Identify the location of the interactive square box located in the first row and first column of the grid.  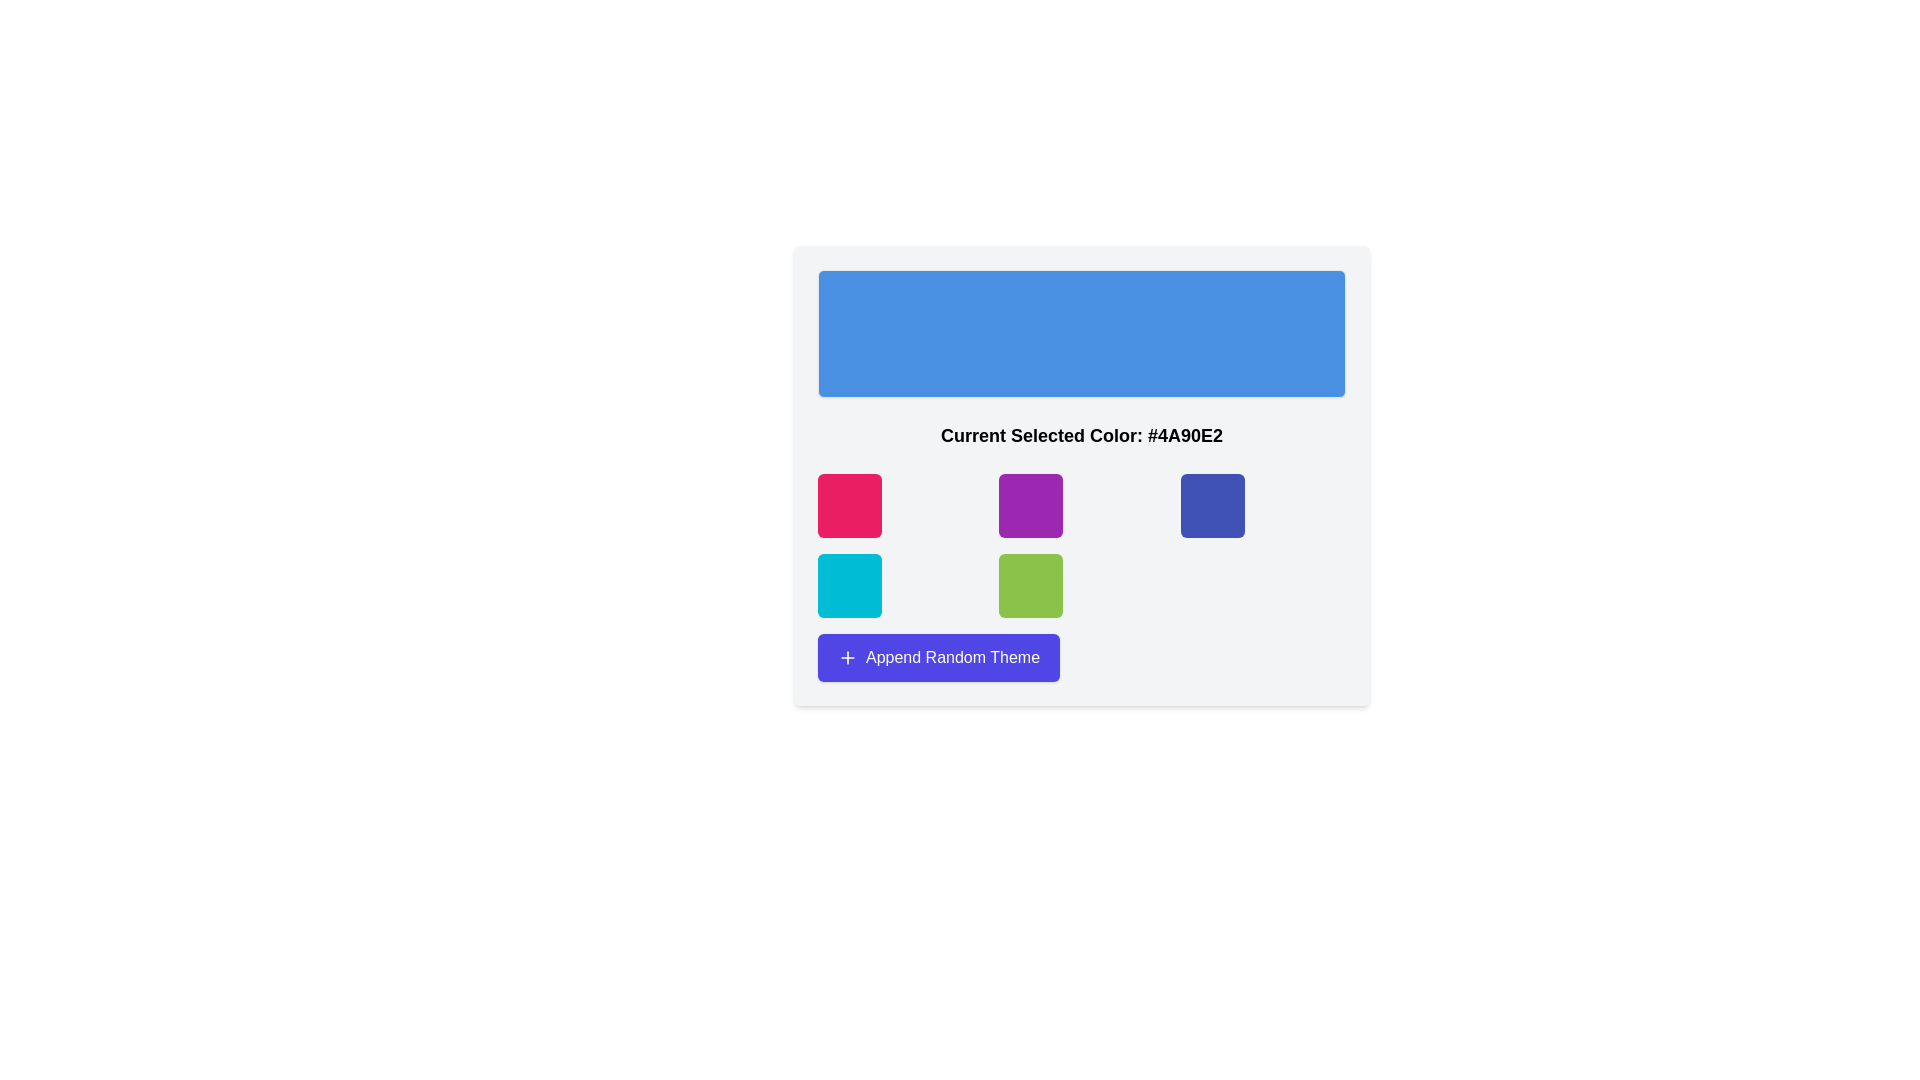
(849, 504).